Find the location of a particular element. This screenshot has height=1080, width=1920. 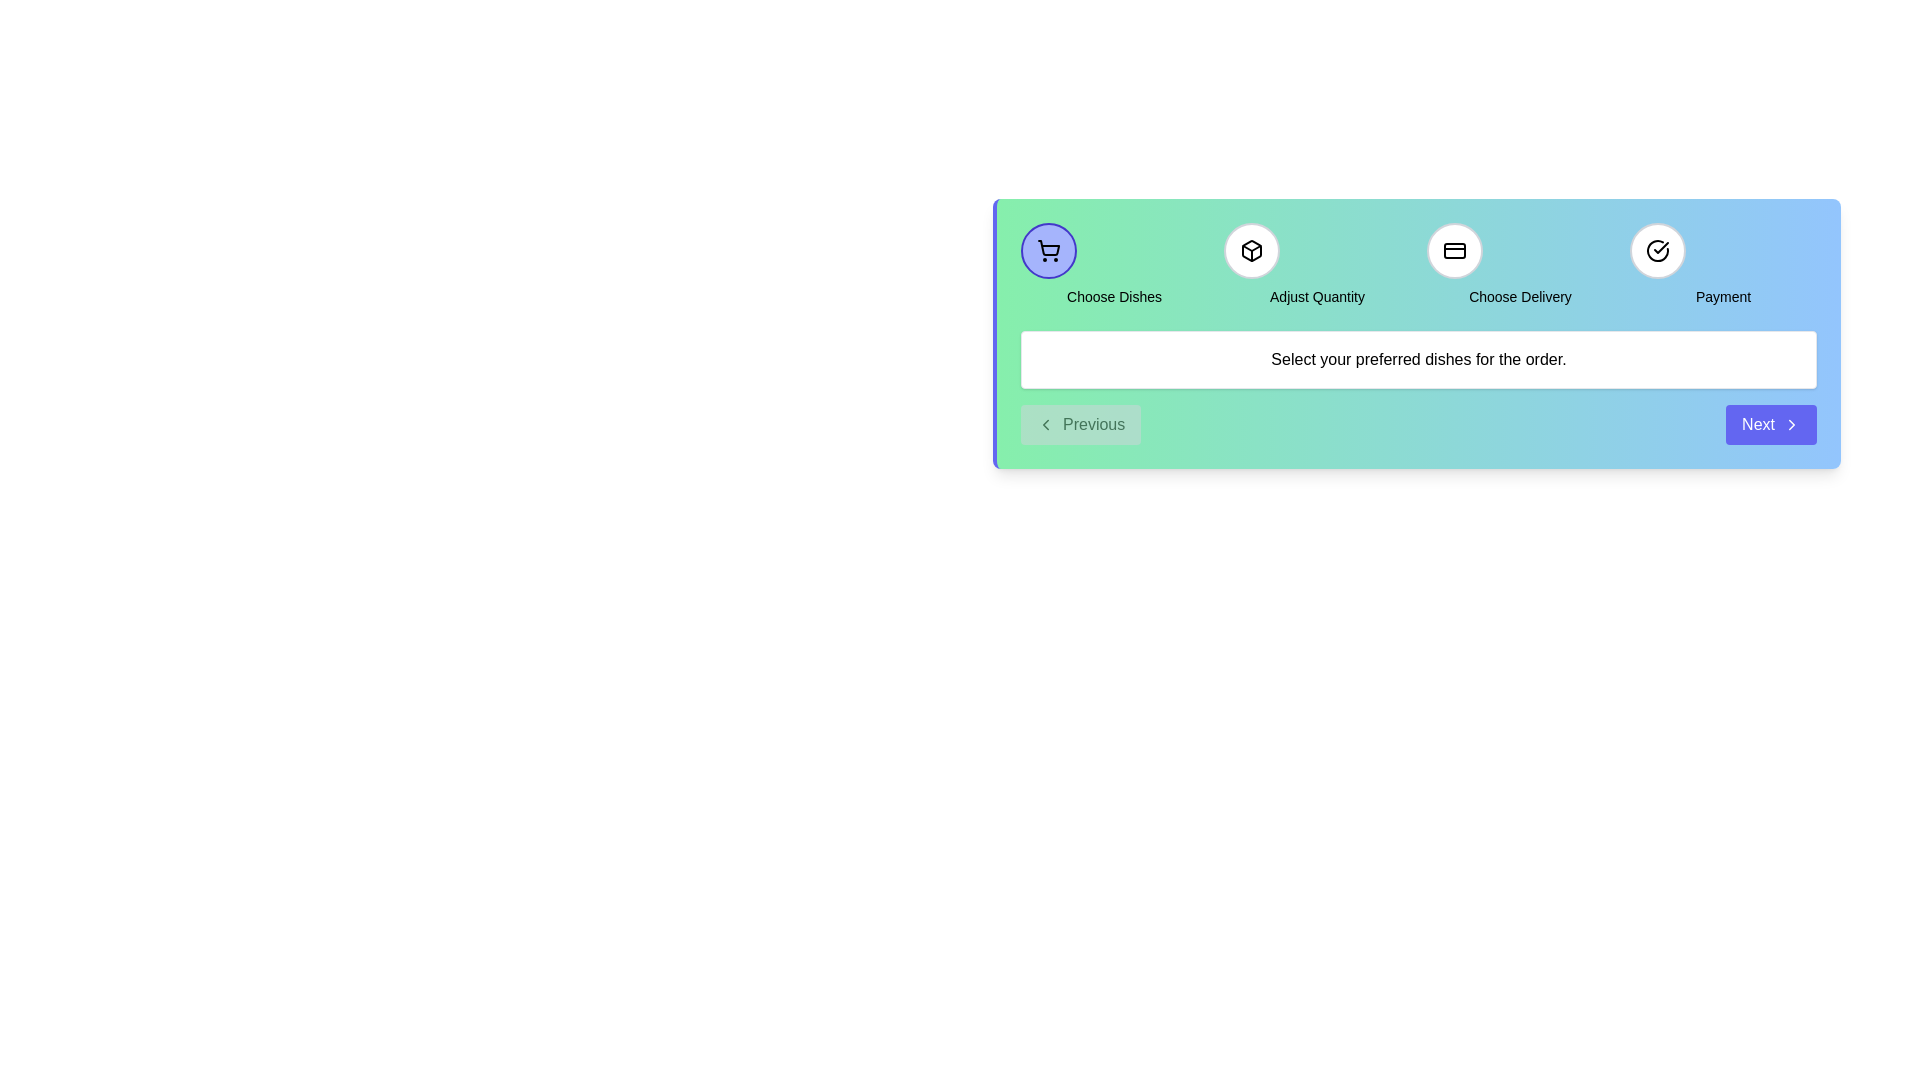

the checkmark icon inside a circular outline located at the top-right corner of the colored interface, which is part of the segmented interface labeled 'Payment' is located at coordinates (1661, 246).